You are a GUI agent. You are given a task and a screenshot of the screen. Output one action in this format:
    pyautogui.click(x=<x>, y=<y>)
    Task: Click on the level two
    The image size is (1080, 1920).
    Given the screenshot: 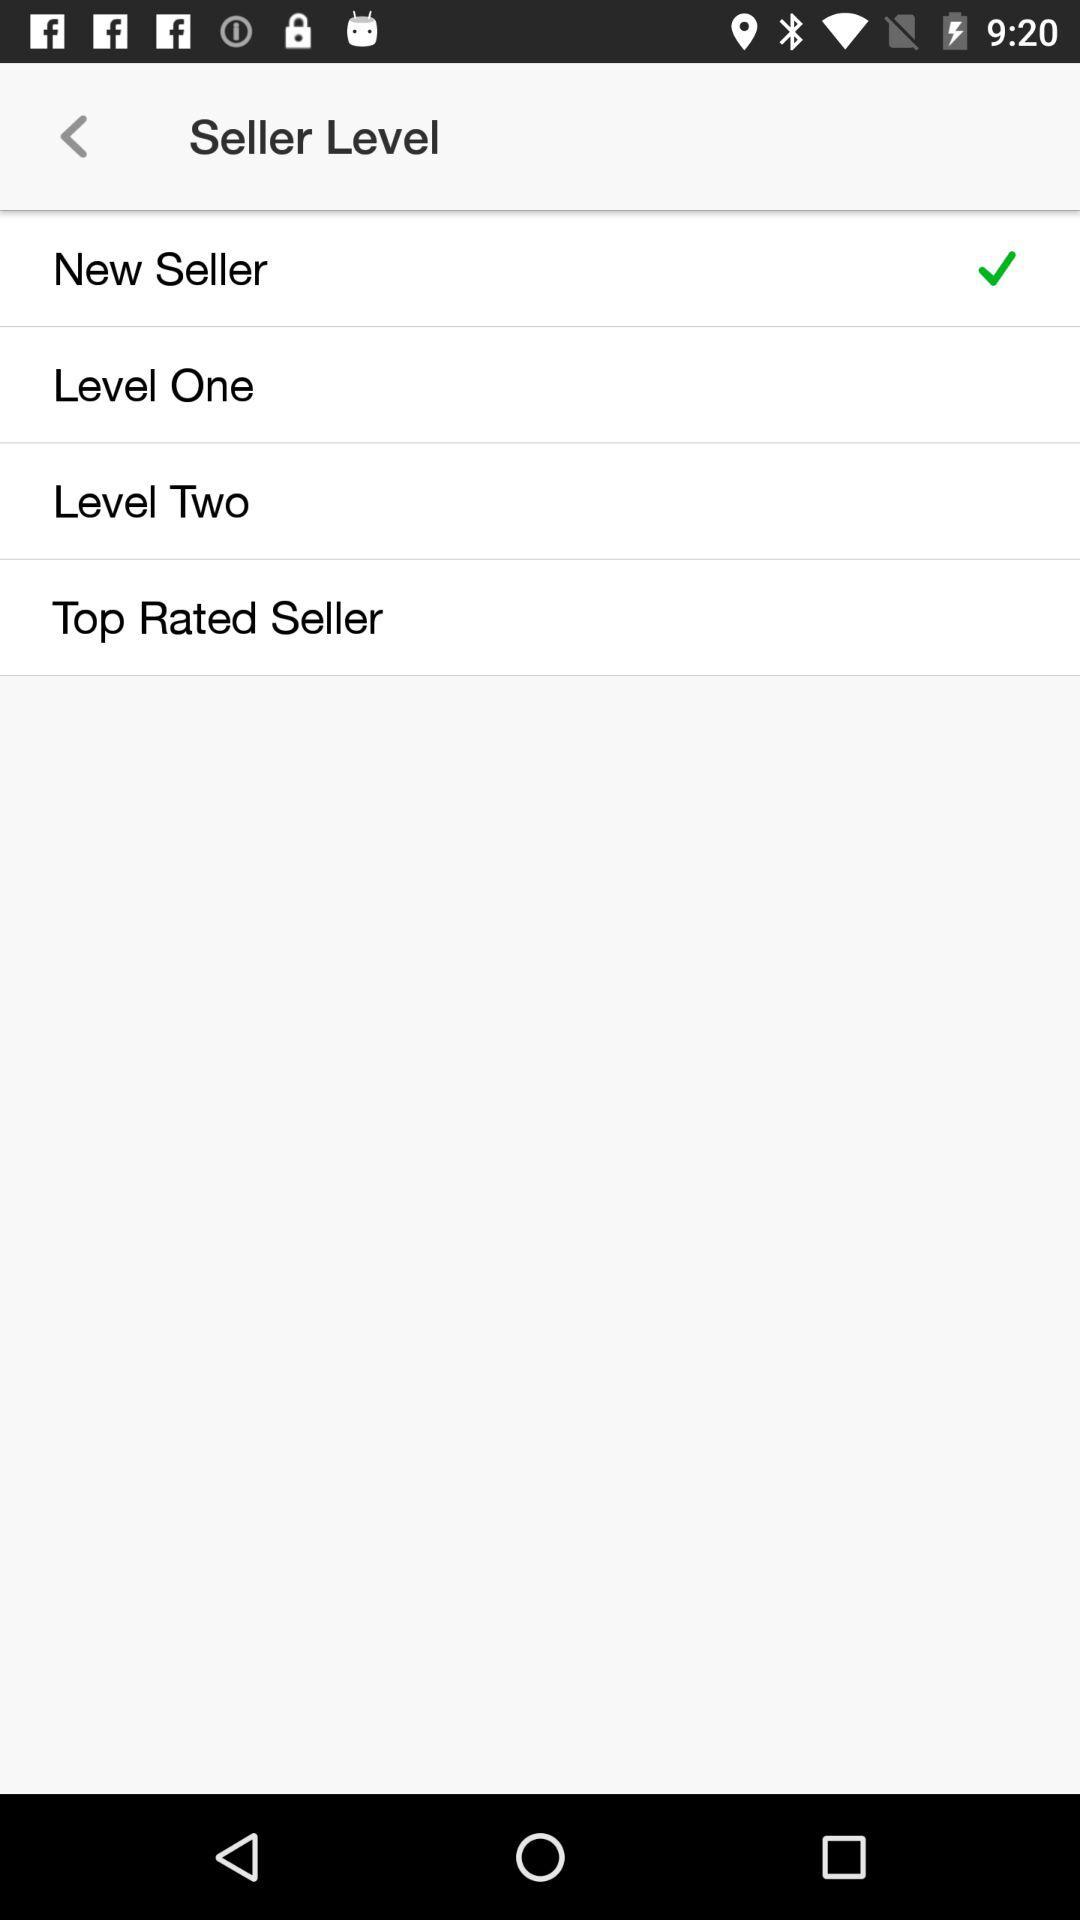 What is the action you would take?
    pyautogui.click(x=472, y=500)
    